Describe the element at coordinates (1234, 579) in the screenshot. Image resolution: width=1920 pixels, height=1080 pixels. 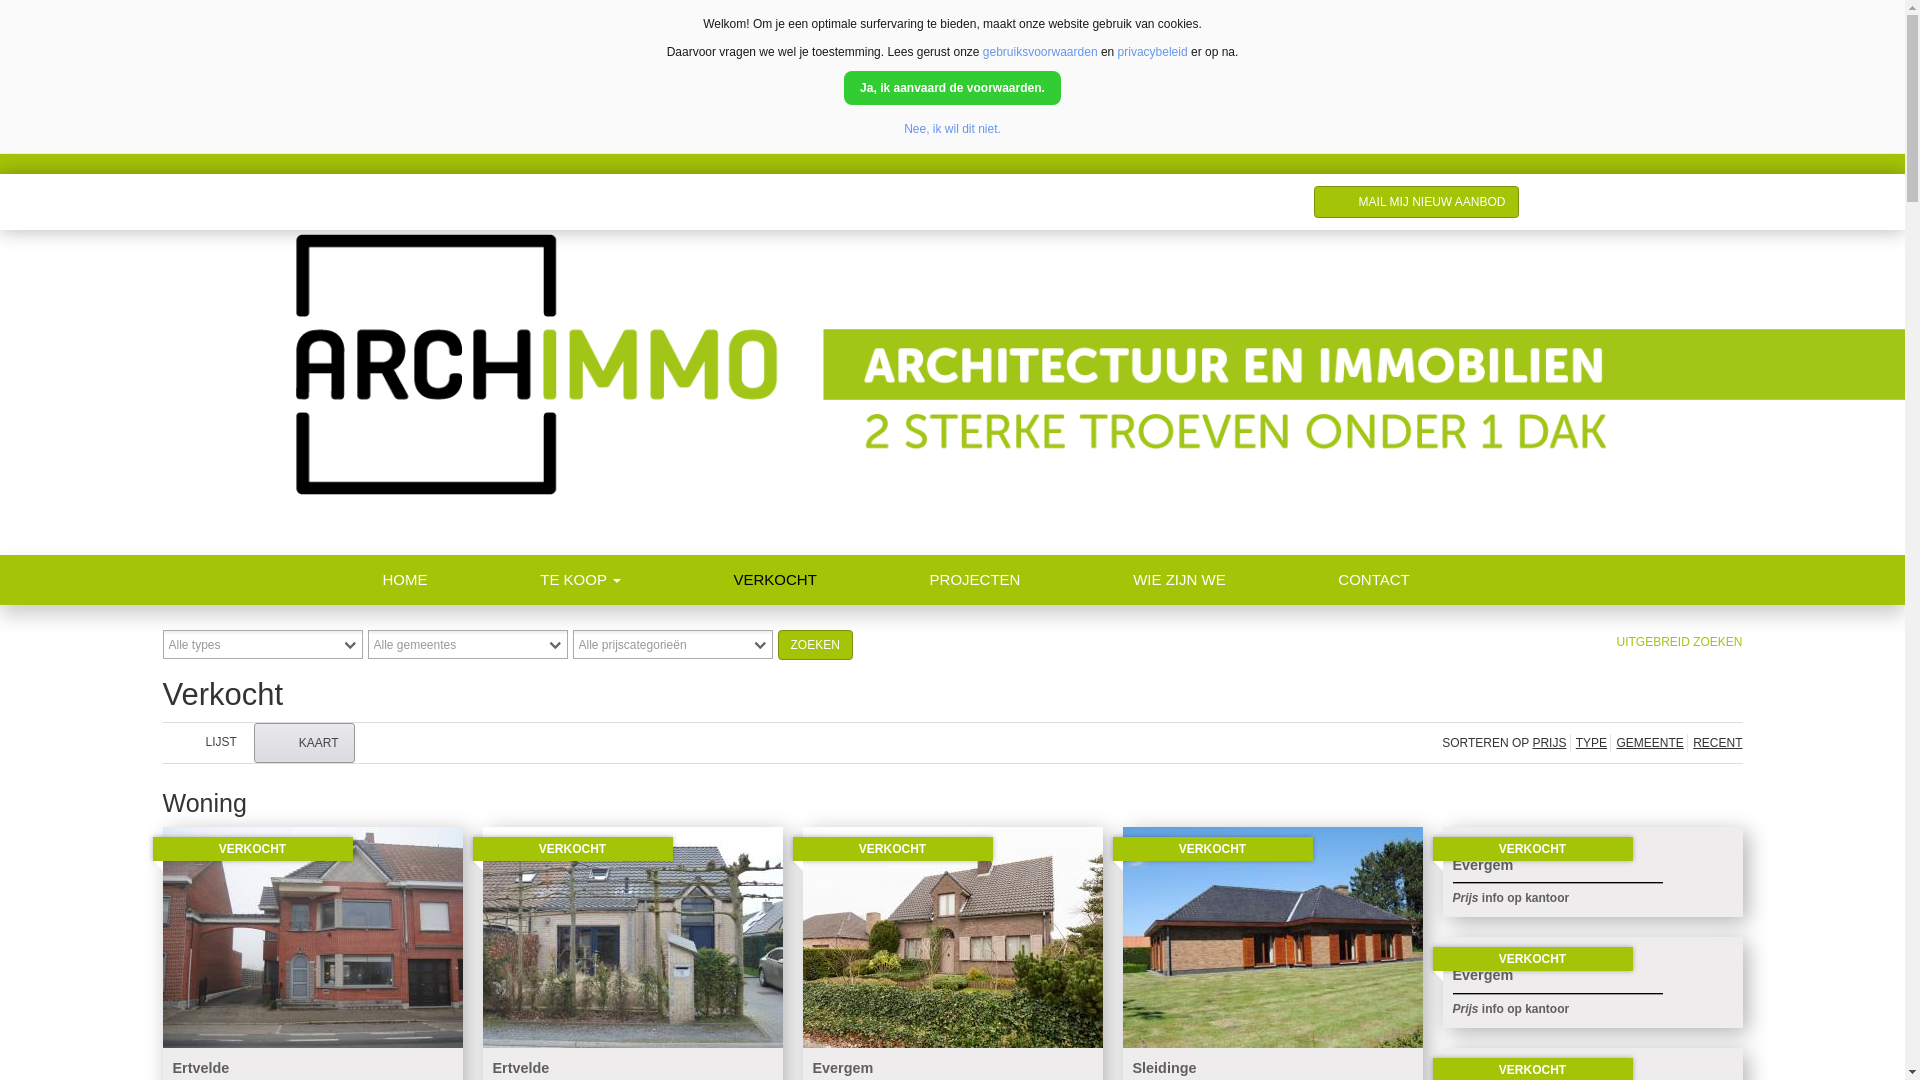
I see `'WIE ZIJN WE'` at that location.